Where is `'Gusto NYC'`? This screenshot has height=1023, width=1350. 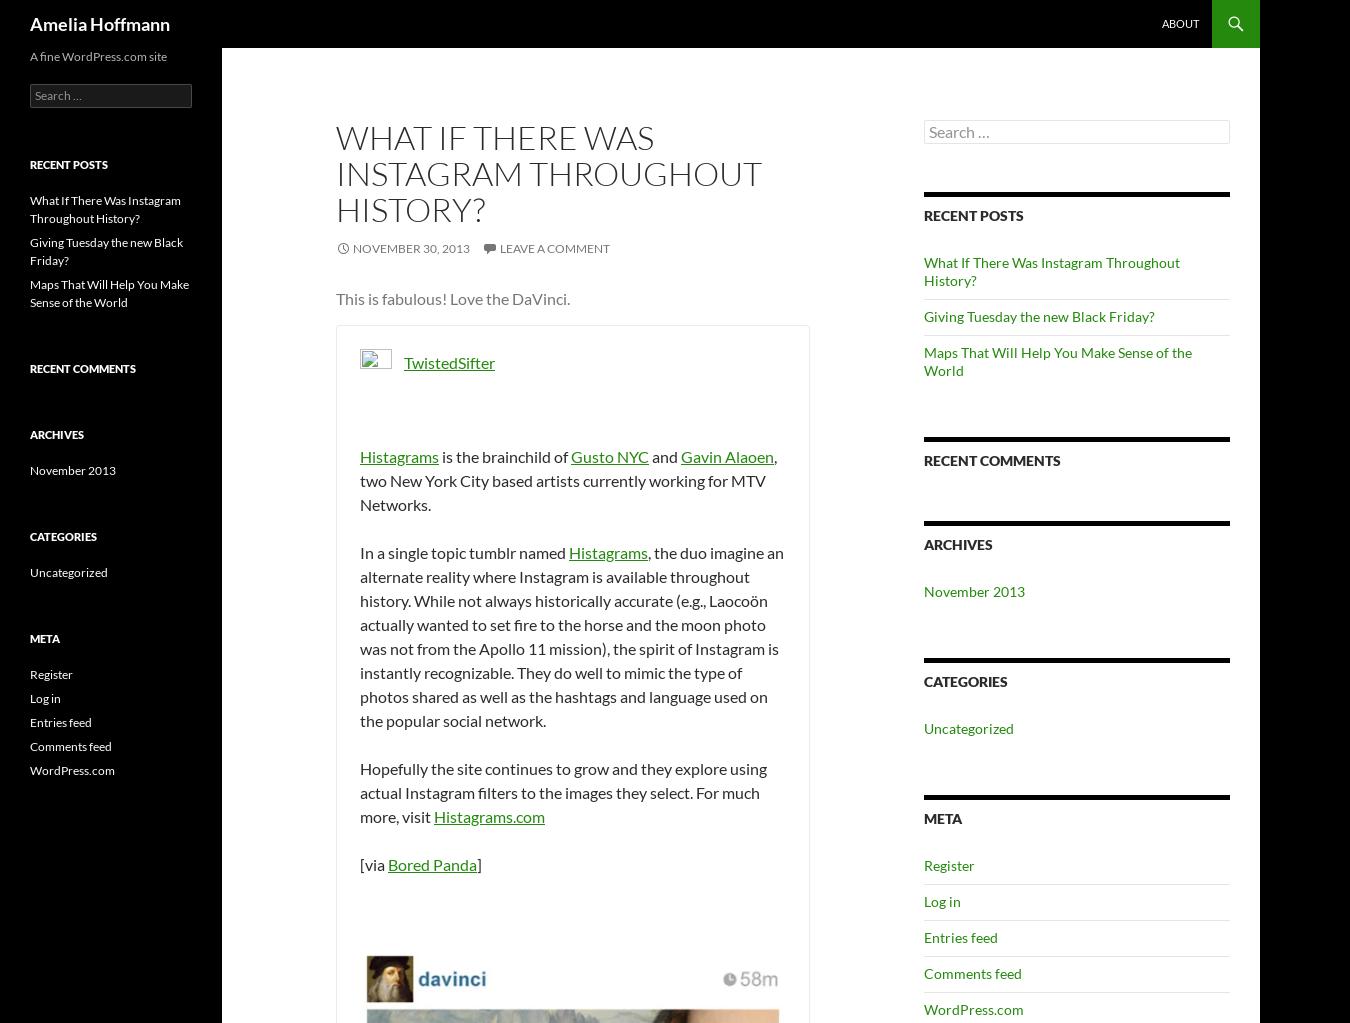 'Gusto NYC' is located at coordinates (610, 455).